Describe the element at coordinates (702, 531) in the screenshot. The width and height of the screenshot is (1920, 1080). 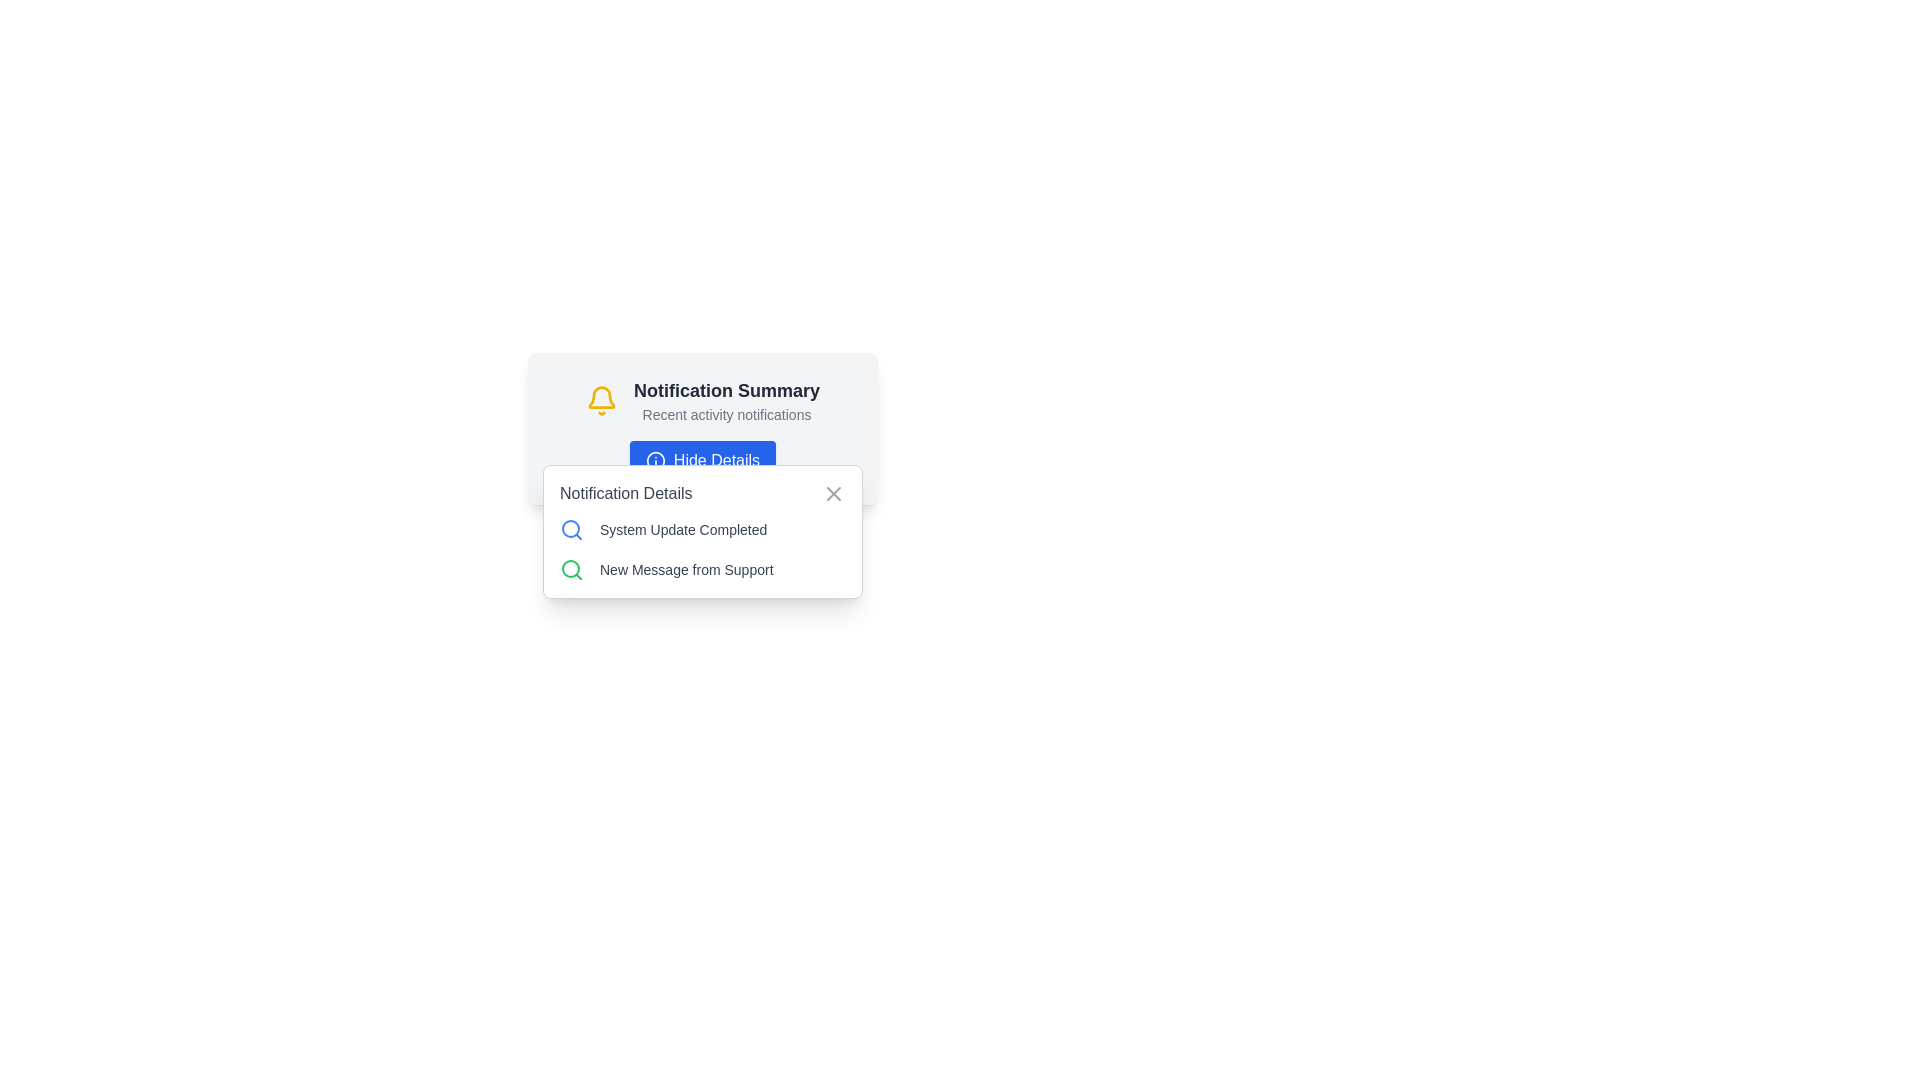
I see `the 'Notification Details' popup to view the details of the listed items` at that location.